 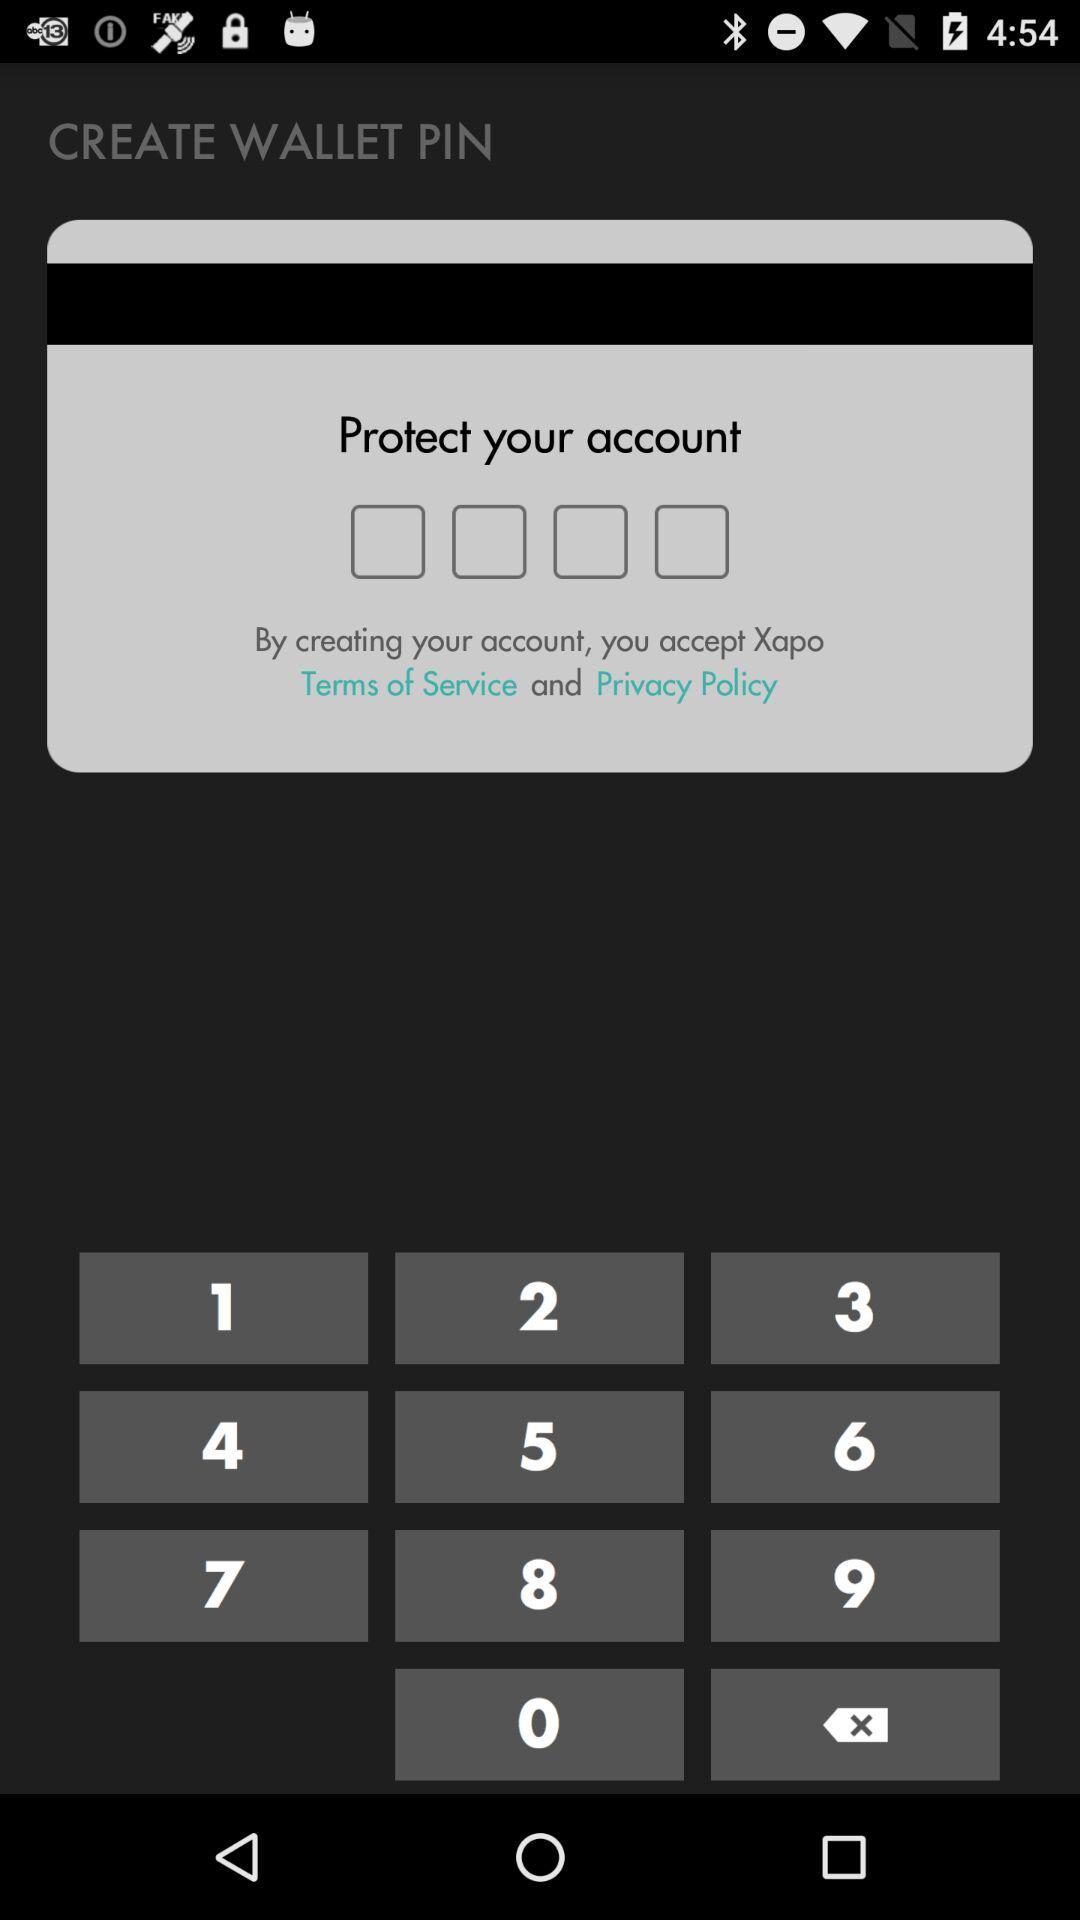 I want to click on nine, so click(x=855, y=1584).